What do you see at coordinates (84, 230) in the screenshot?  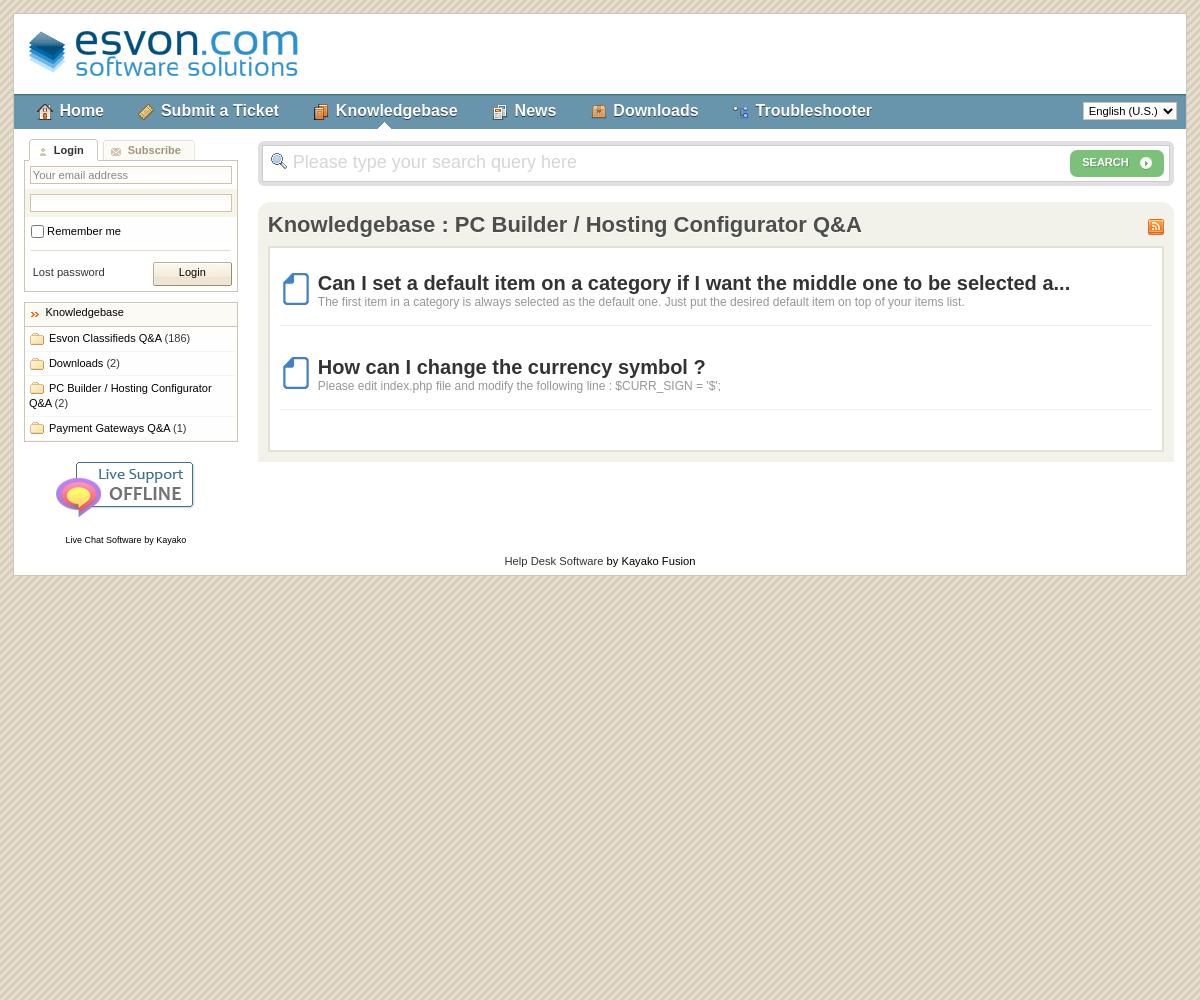 I see `'Remember me'` at bounding box center [84, 230].